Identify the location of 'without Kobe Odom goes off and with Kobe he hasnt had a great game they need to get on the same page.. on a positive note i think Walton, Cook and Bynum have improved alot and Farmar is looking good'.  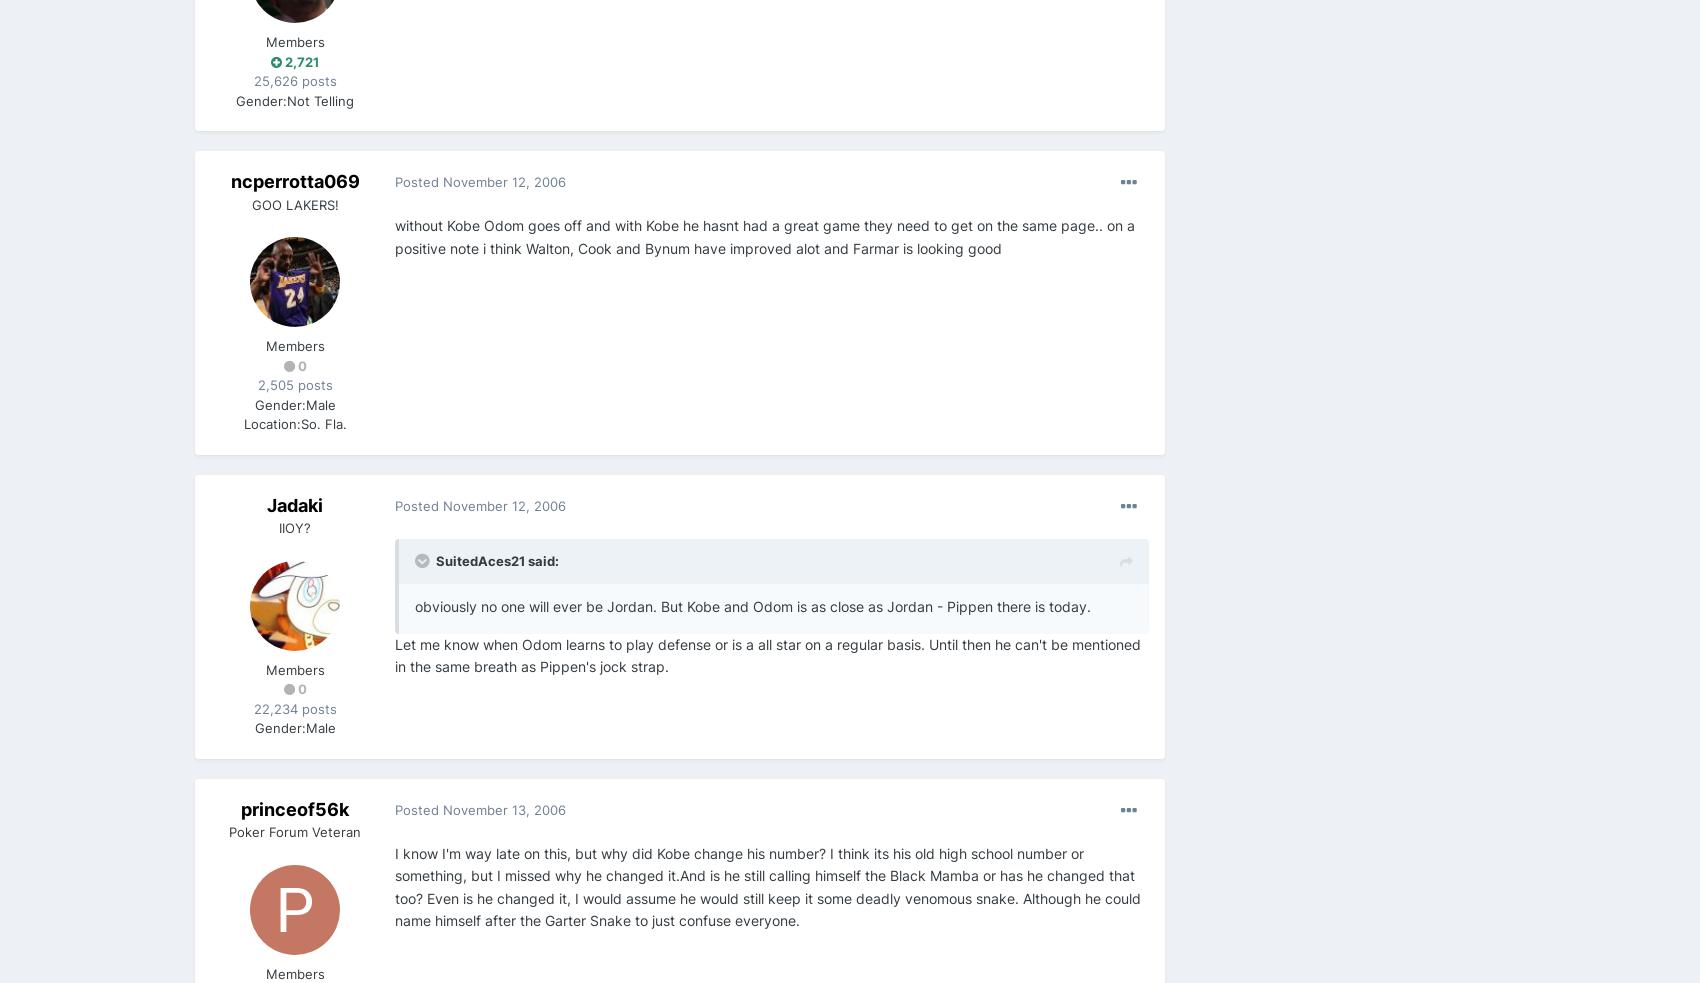
(764, 236).